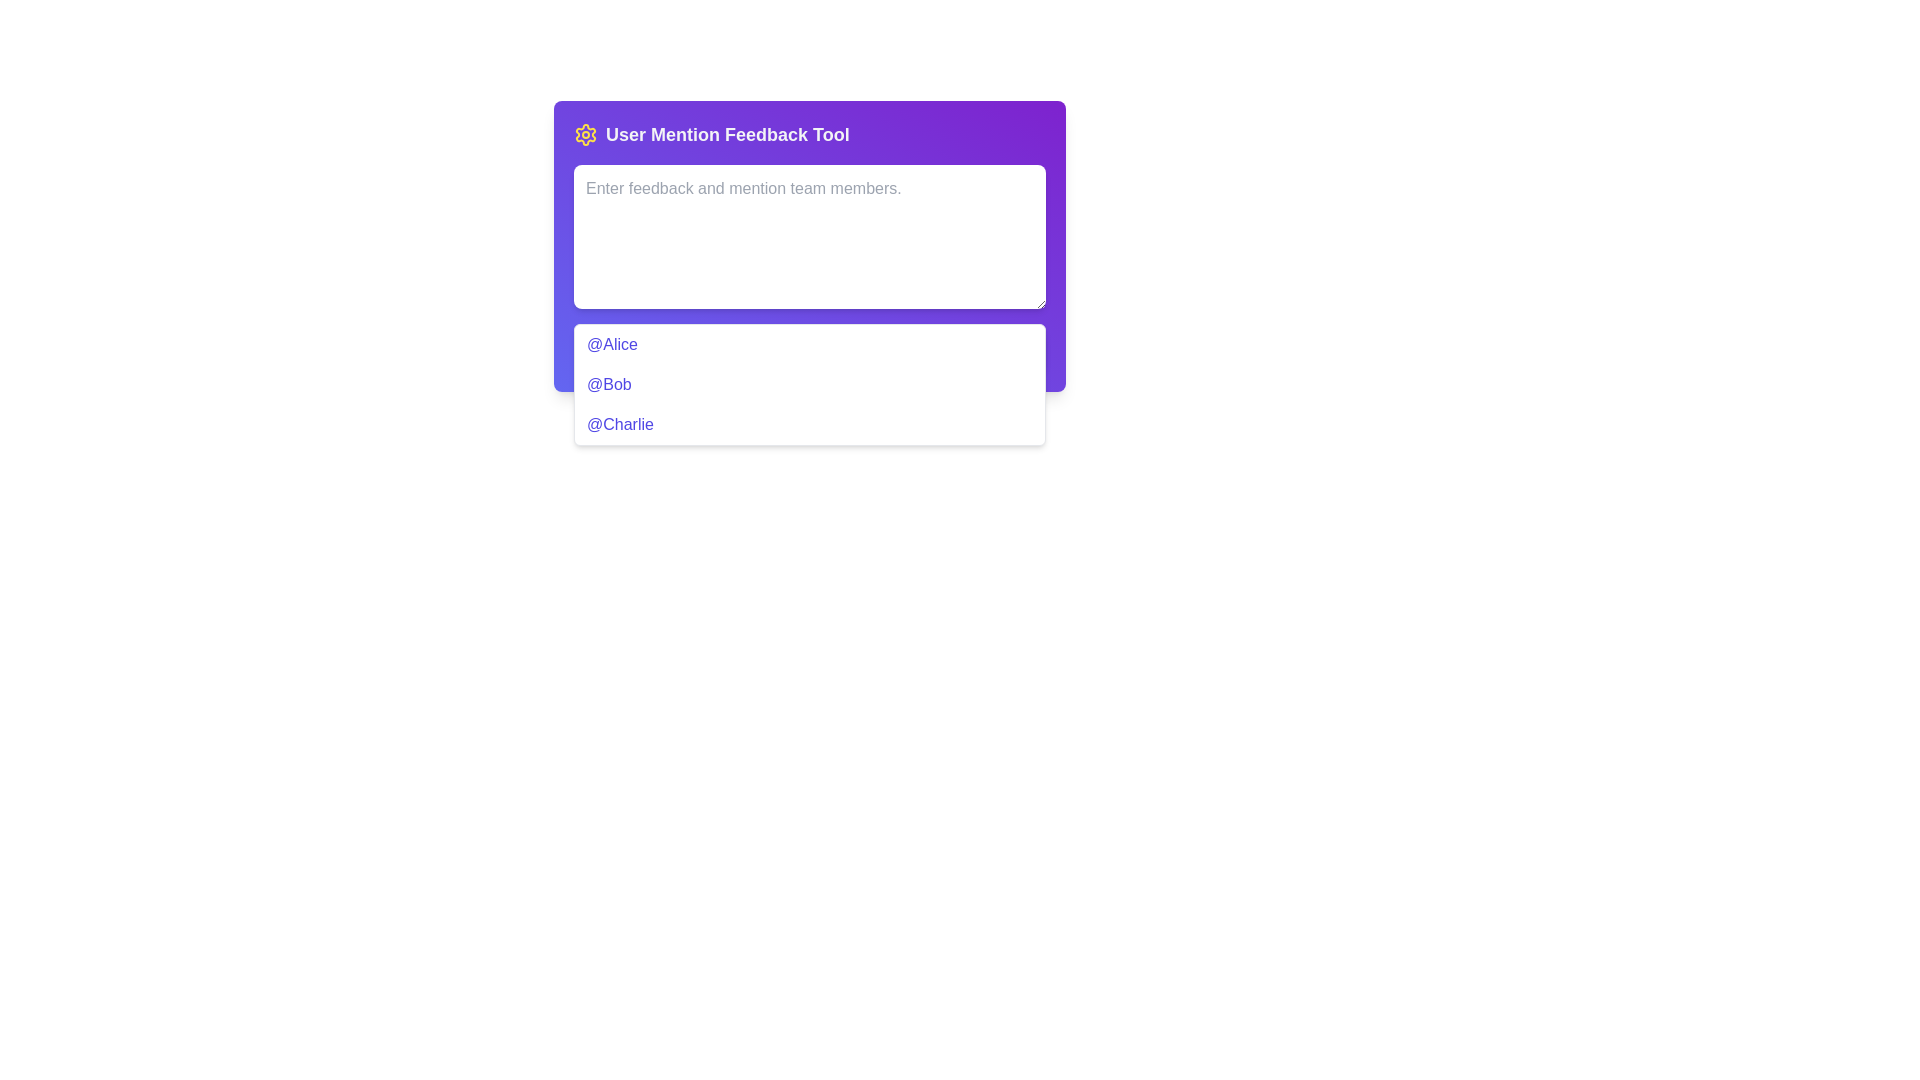  What do you see at coordinates (584, 135) in the screenshot?
I see `the gear icon located to the left of the 'User Mention Feedback Tool' title` at bounding box center [584, 135].